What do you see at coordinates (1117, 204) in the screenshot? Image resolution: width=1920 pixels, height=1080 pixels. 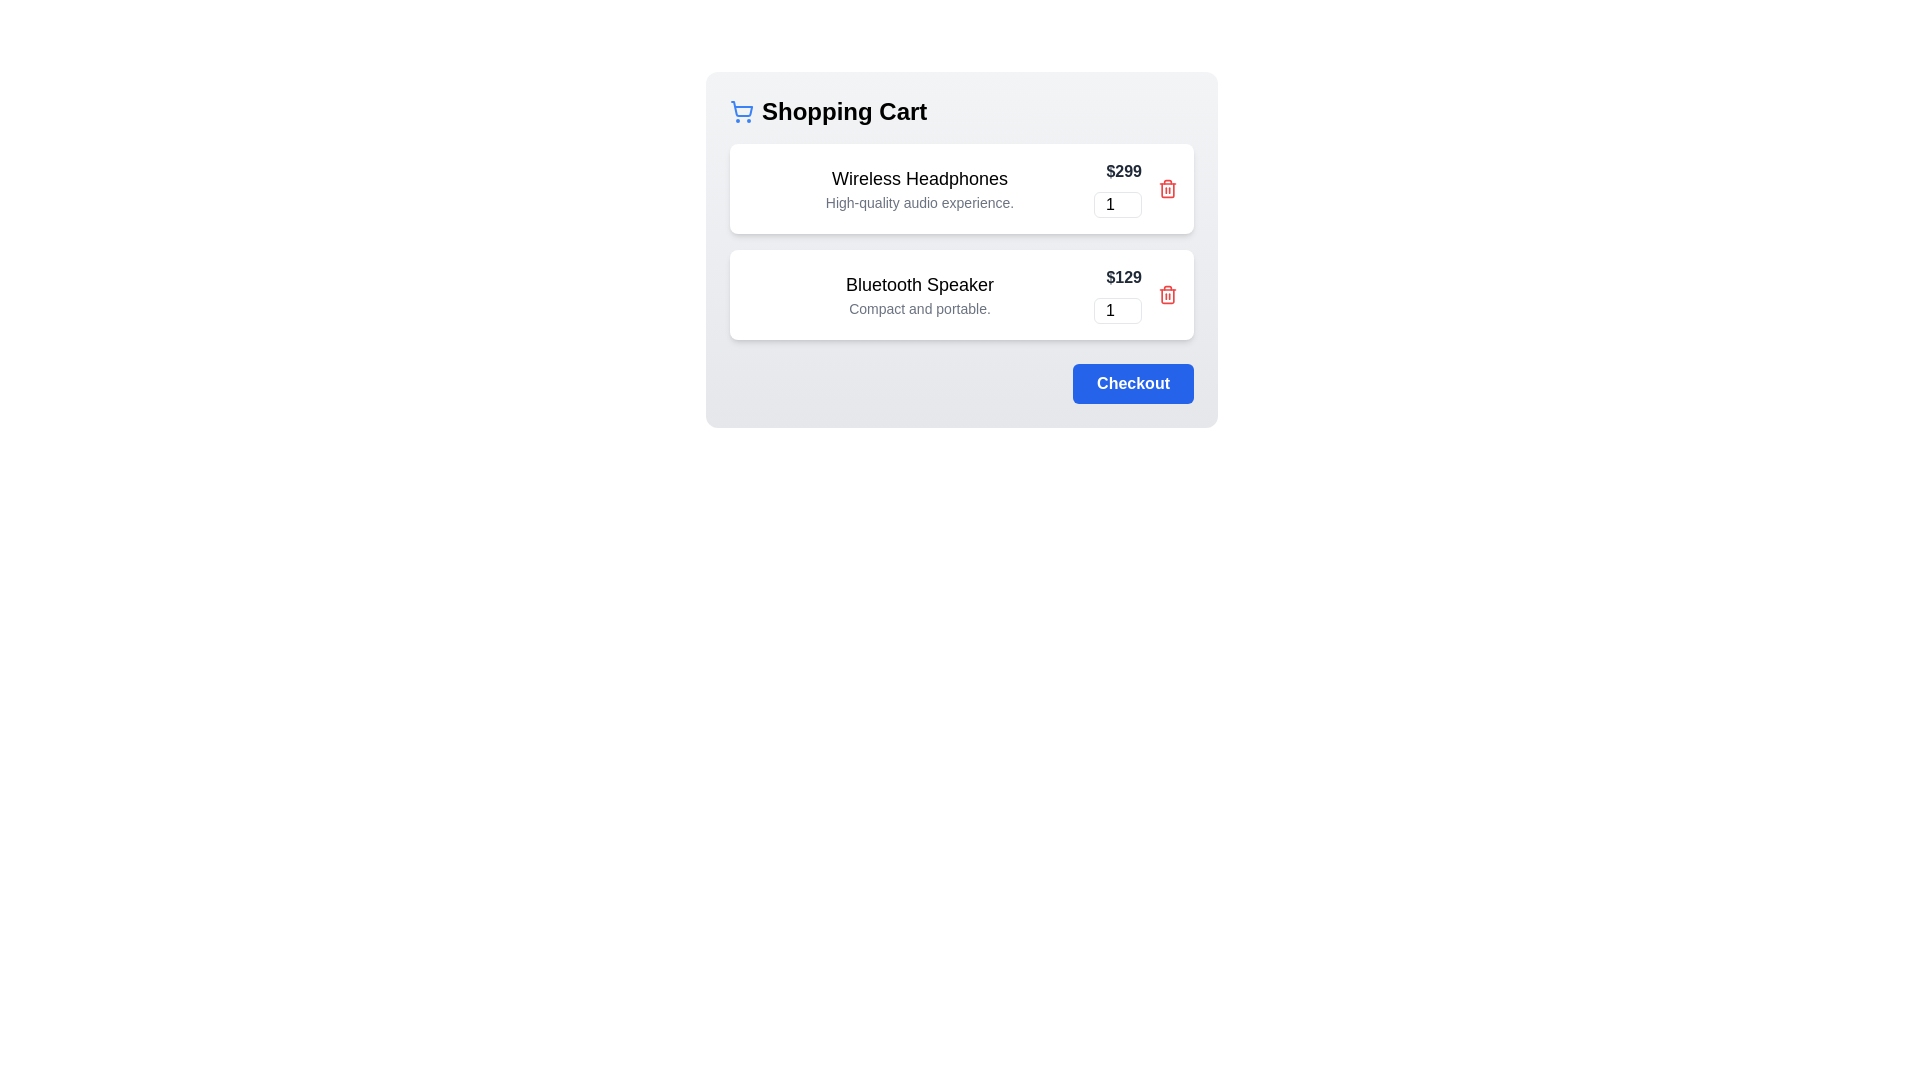 I see `the quantity of the item to 89 by interacting with the input field` at bounding box center [1117, 204].